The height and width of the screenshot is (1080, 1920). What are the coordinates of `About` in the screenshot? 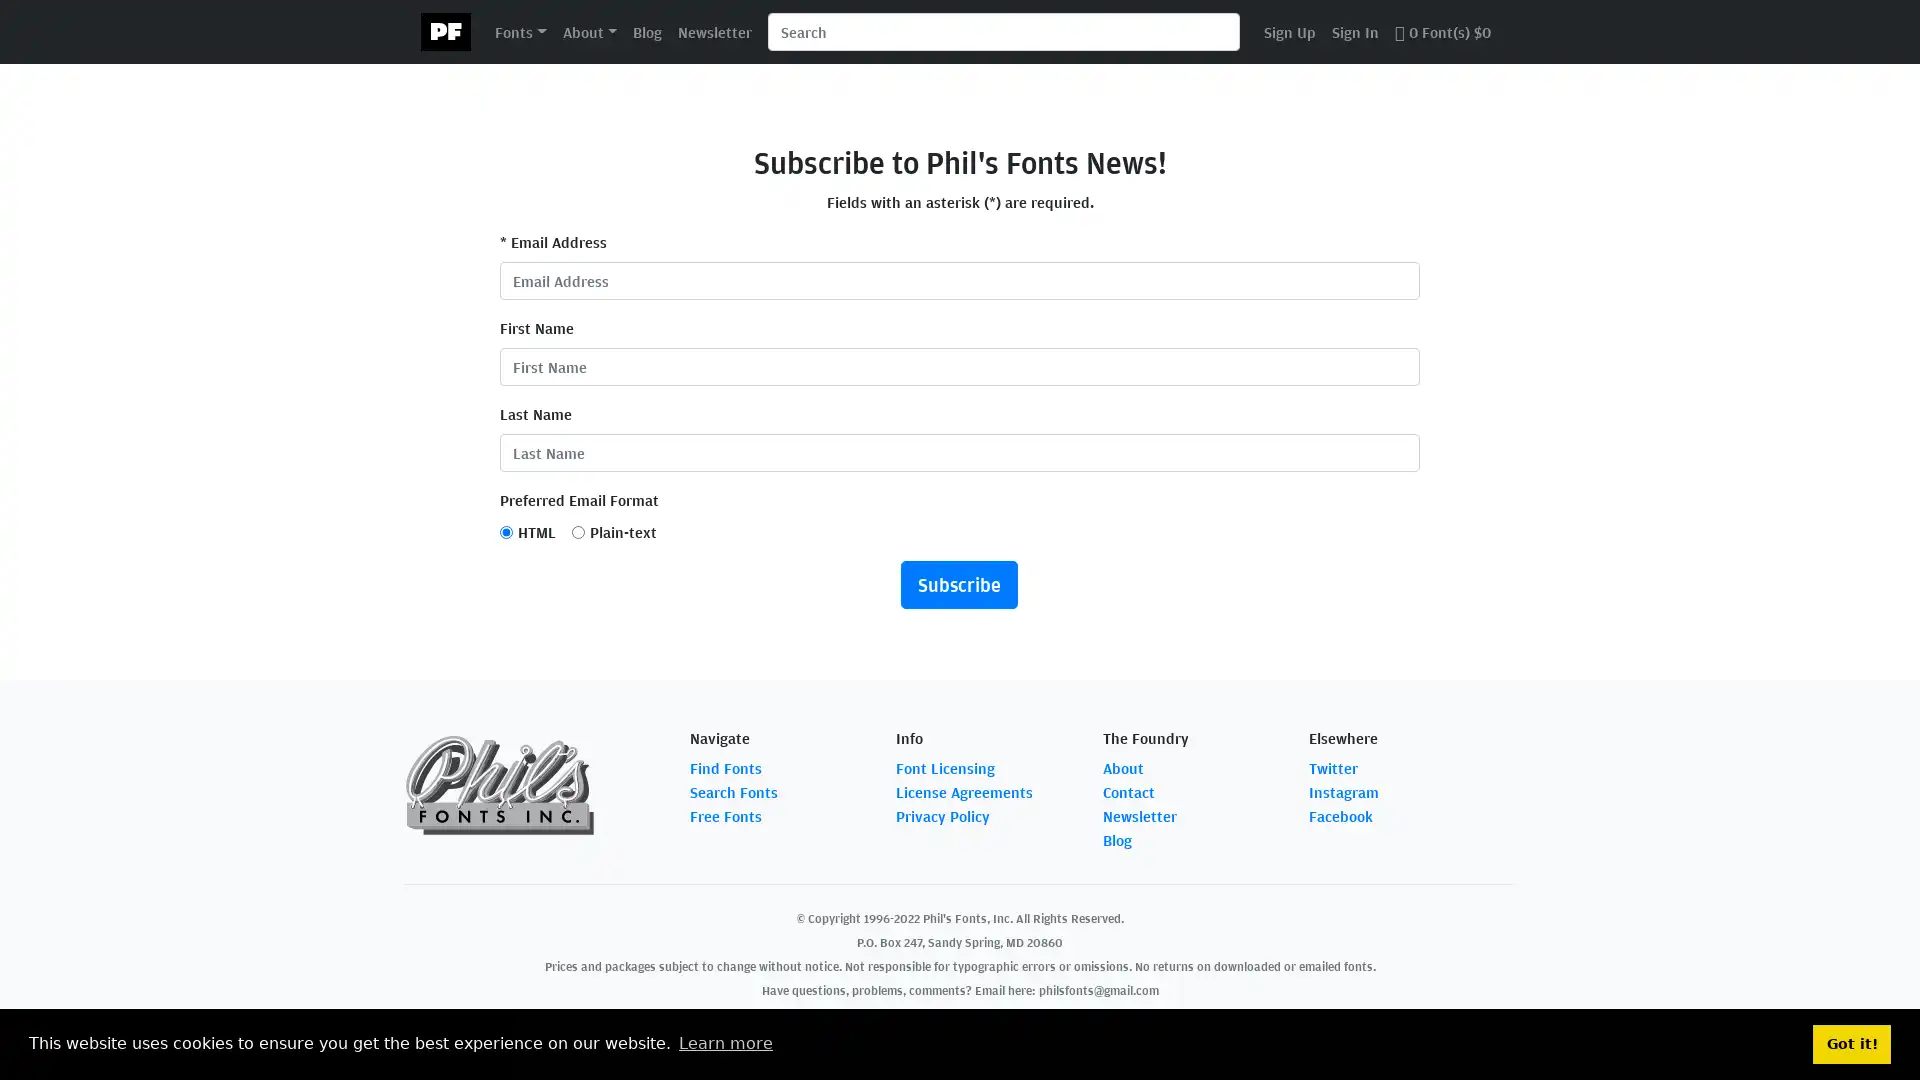 It's located at (588, 30).